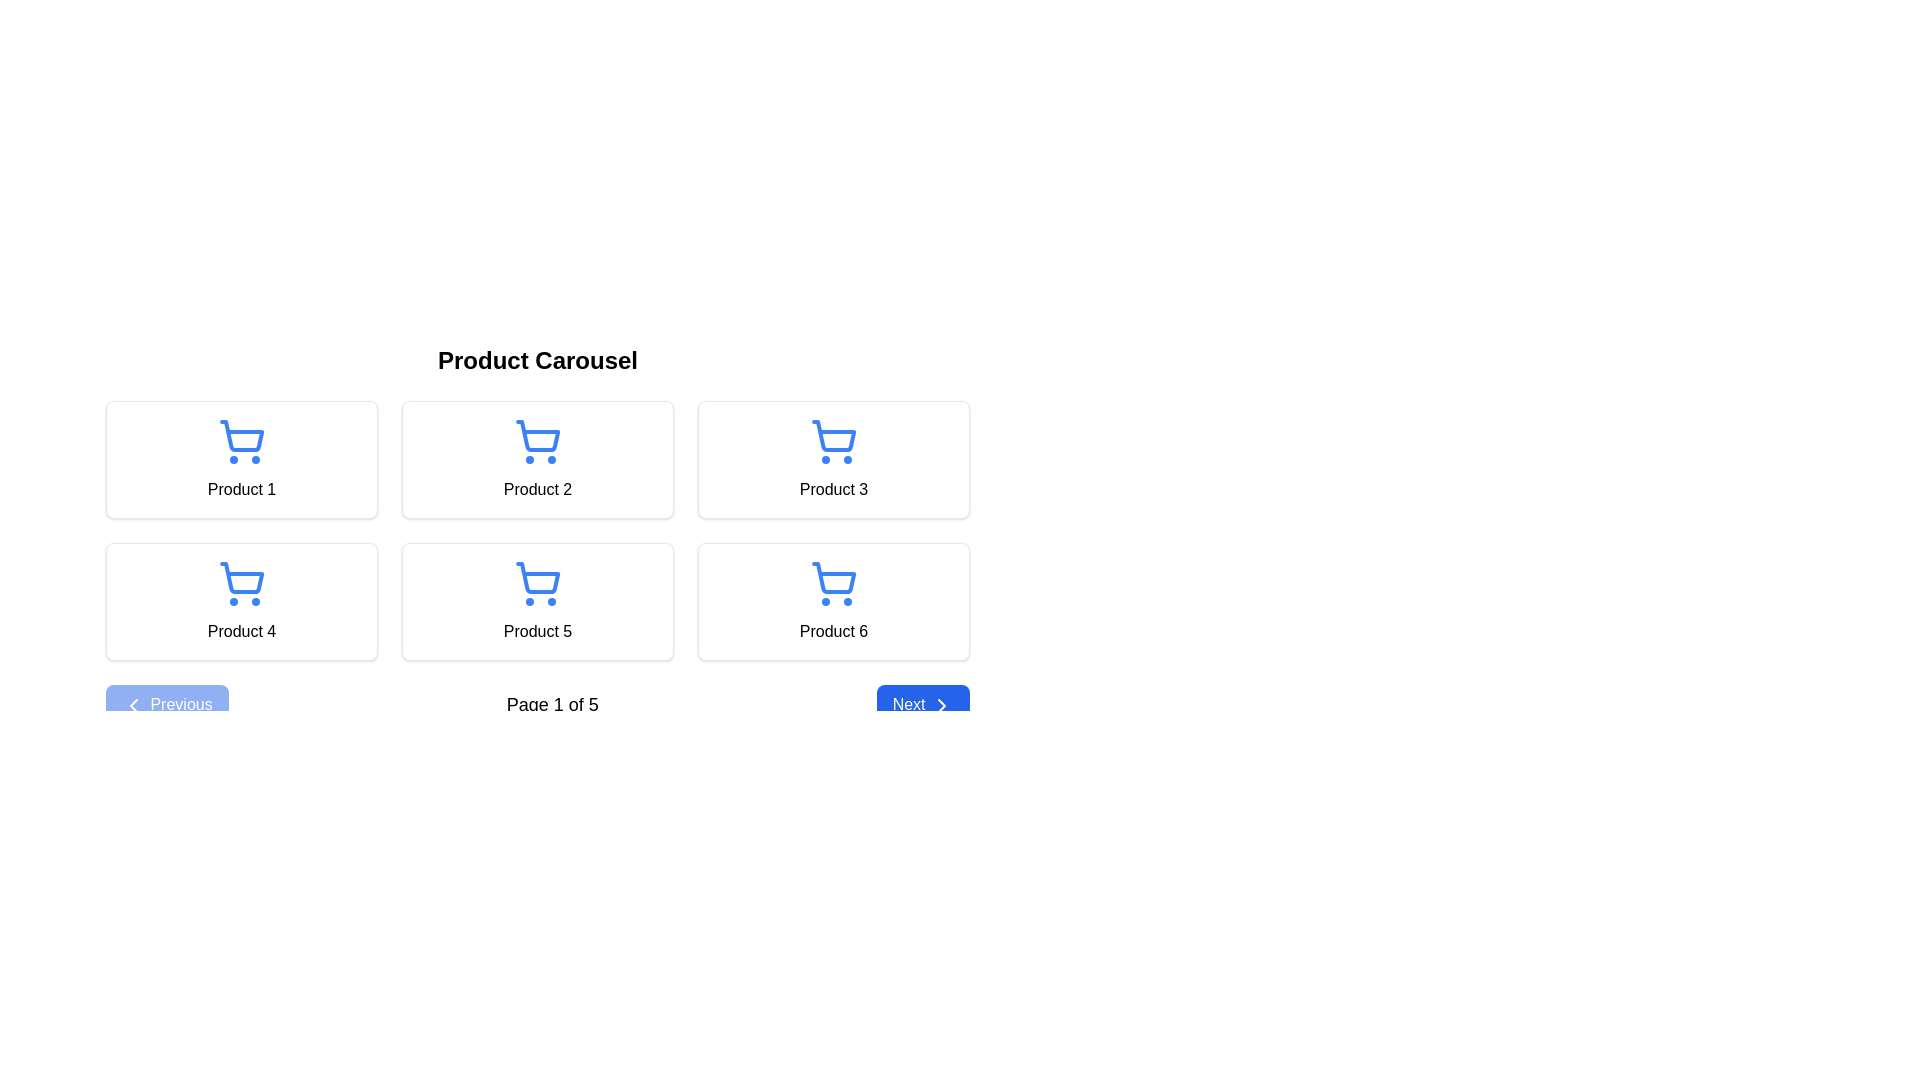 The image size is (1920, 1080). What do you see at coordinates (240, 441) in the screenshot?
I see `the blue shopping cart icon located above the 'Product 1' label, positioned at the top-center of the product display grid` at bounding box center [240, 441].